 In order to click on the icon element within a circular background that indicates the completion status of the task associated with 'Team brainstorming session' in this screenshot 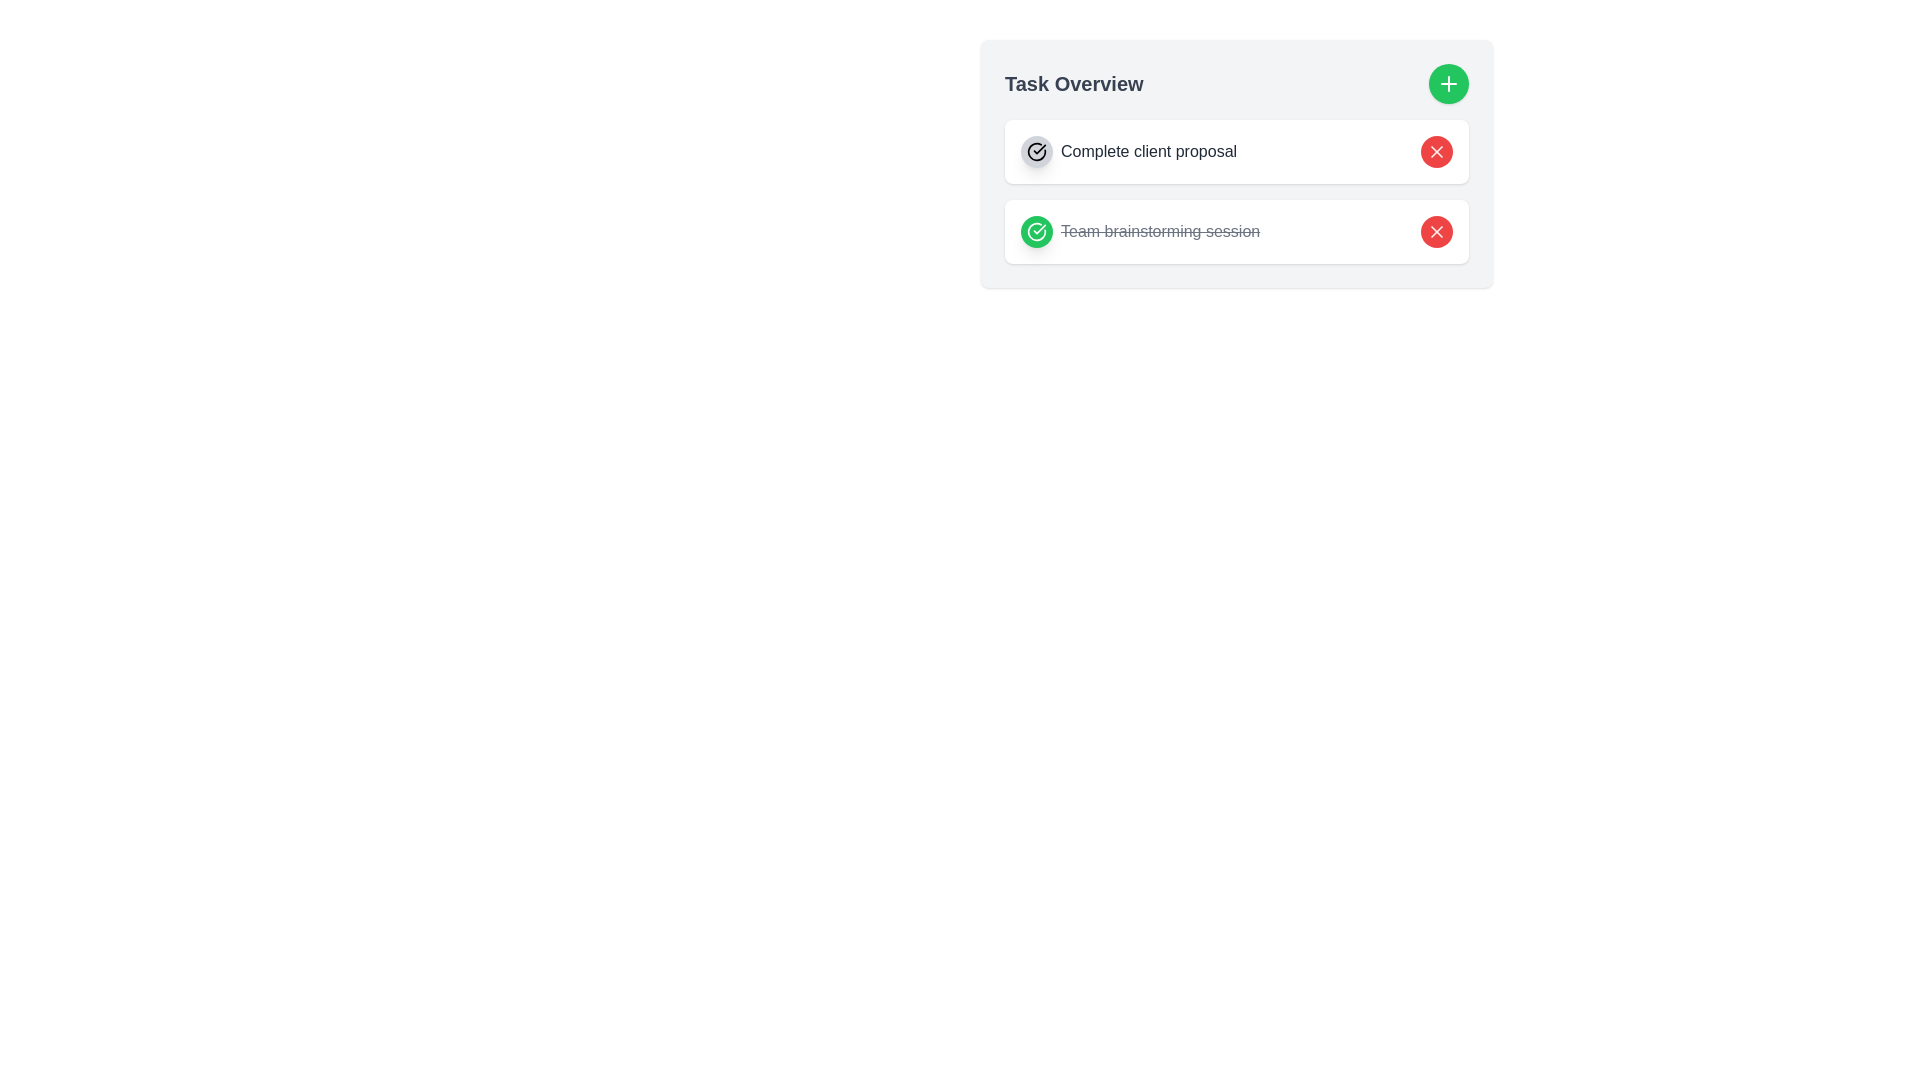, I will do `click(1036, 230)`.